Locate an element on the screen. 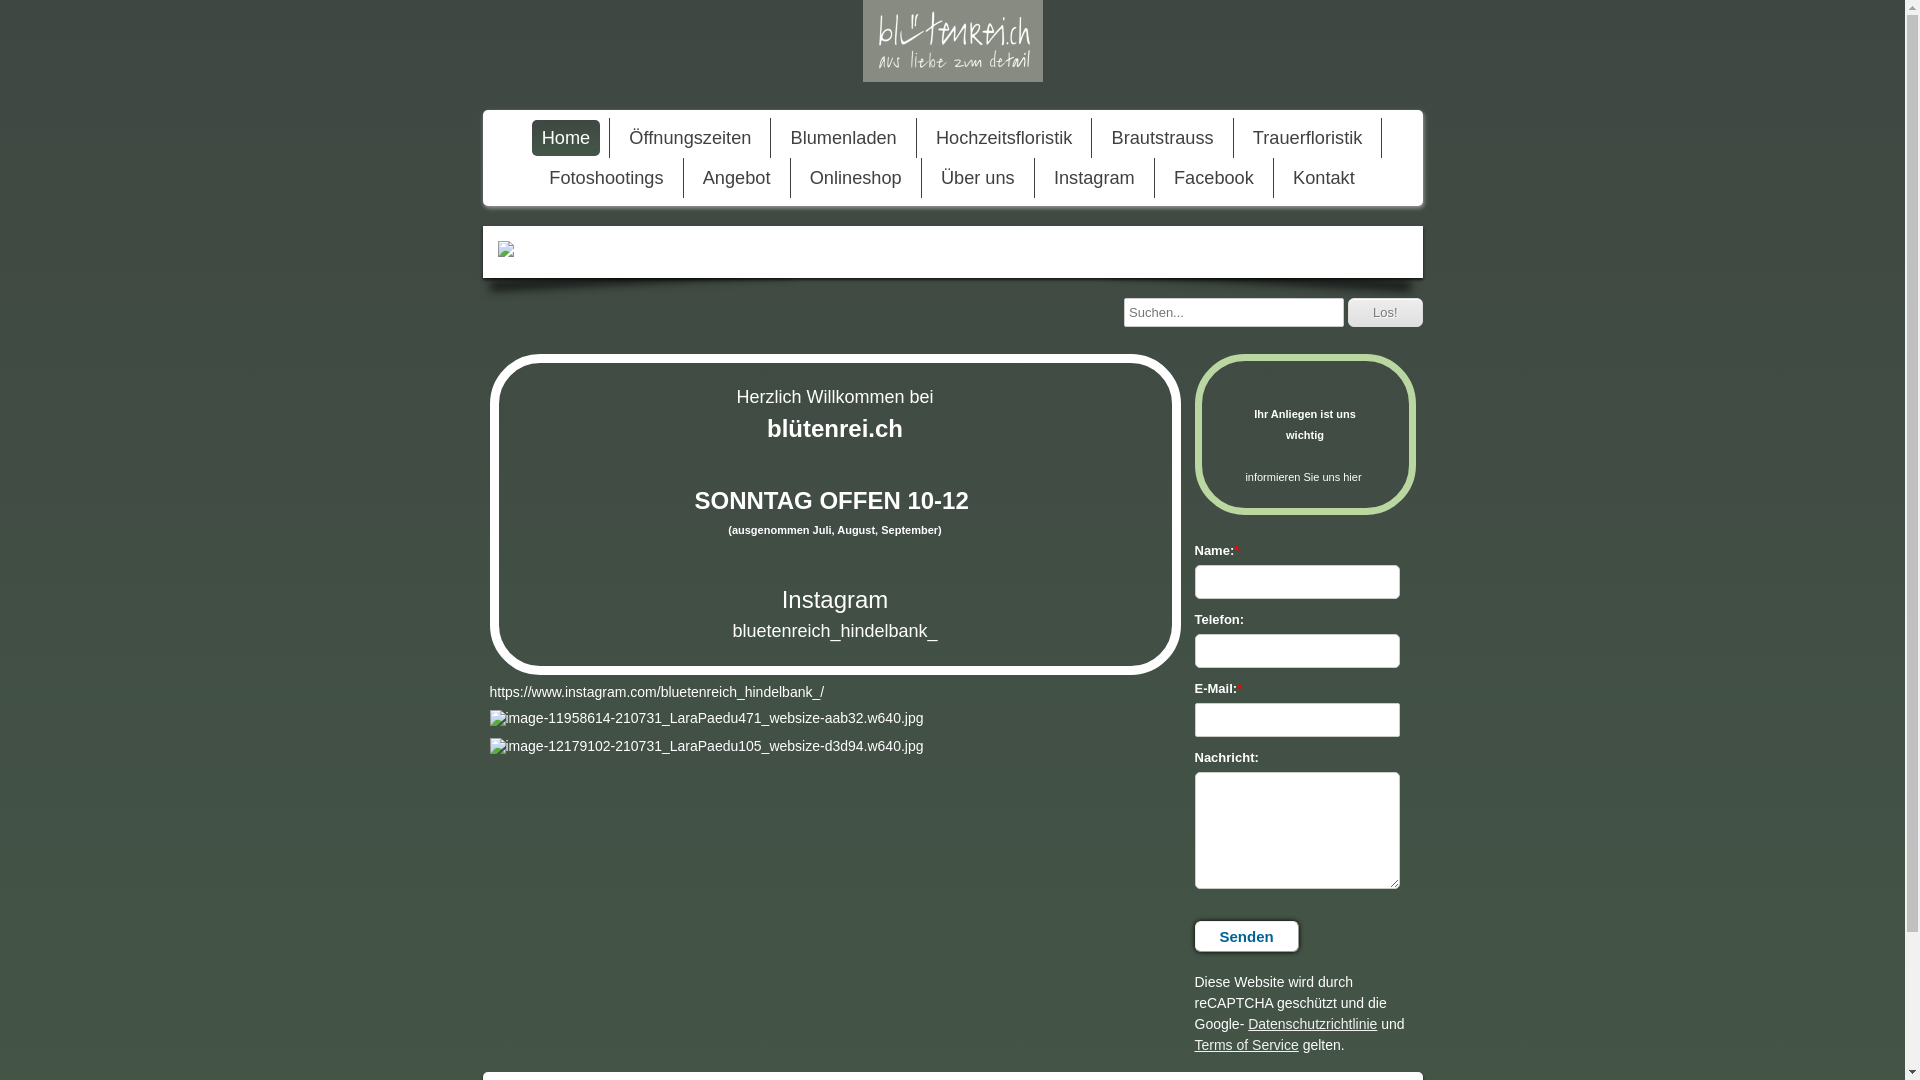 This screenshot has width=1920, height=1080. 'Instagram' is located at coordinates (1093, 176).